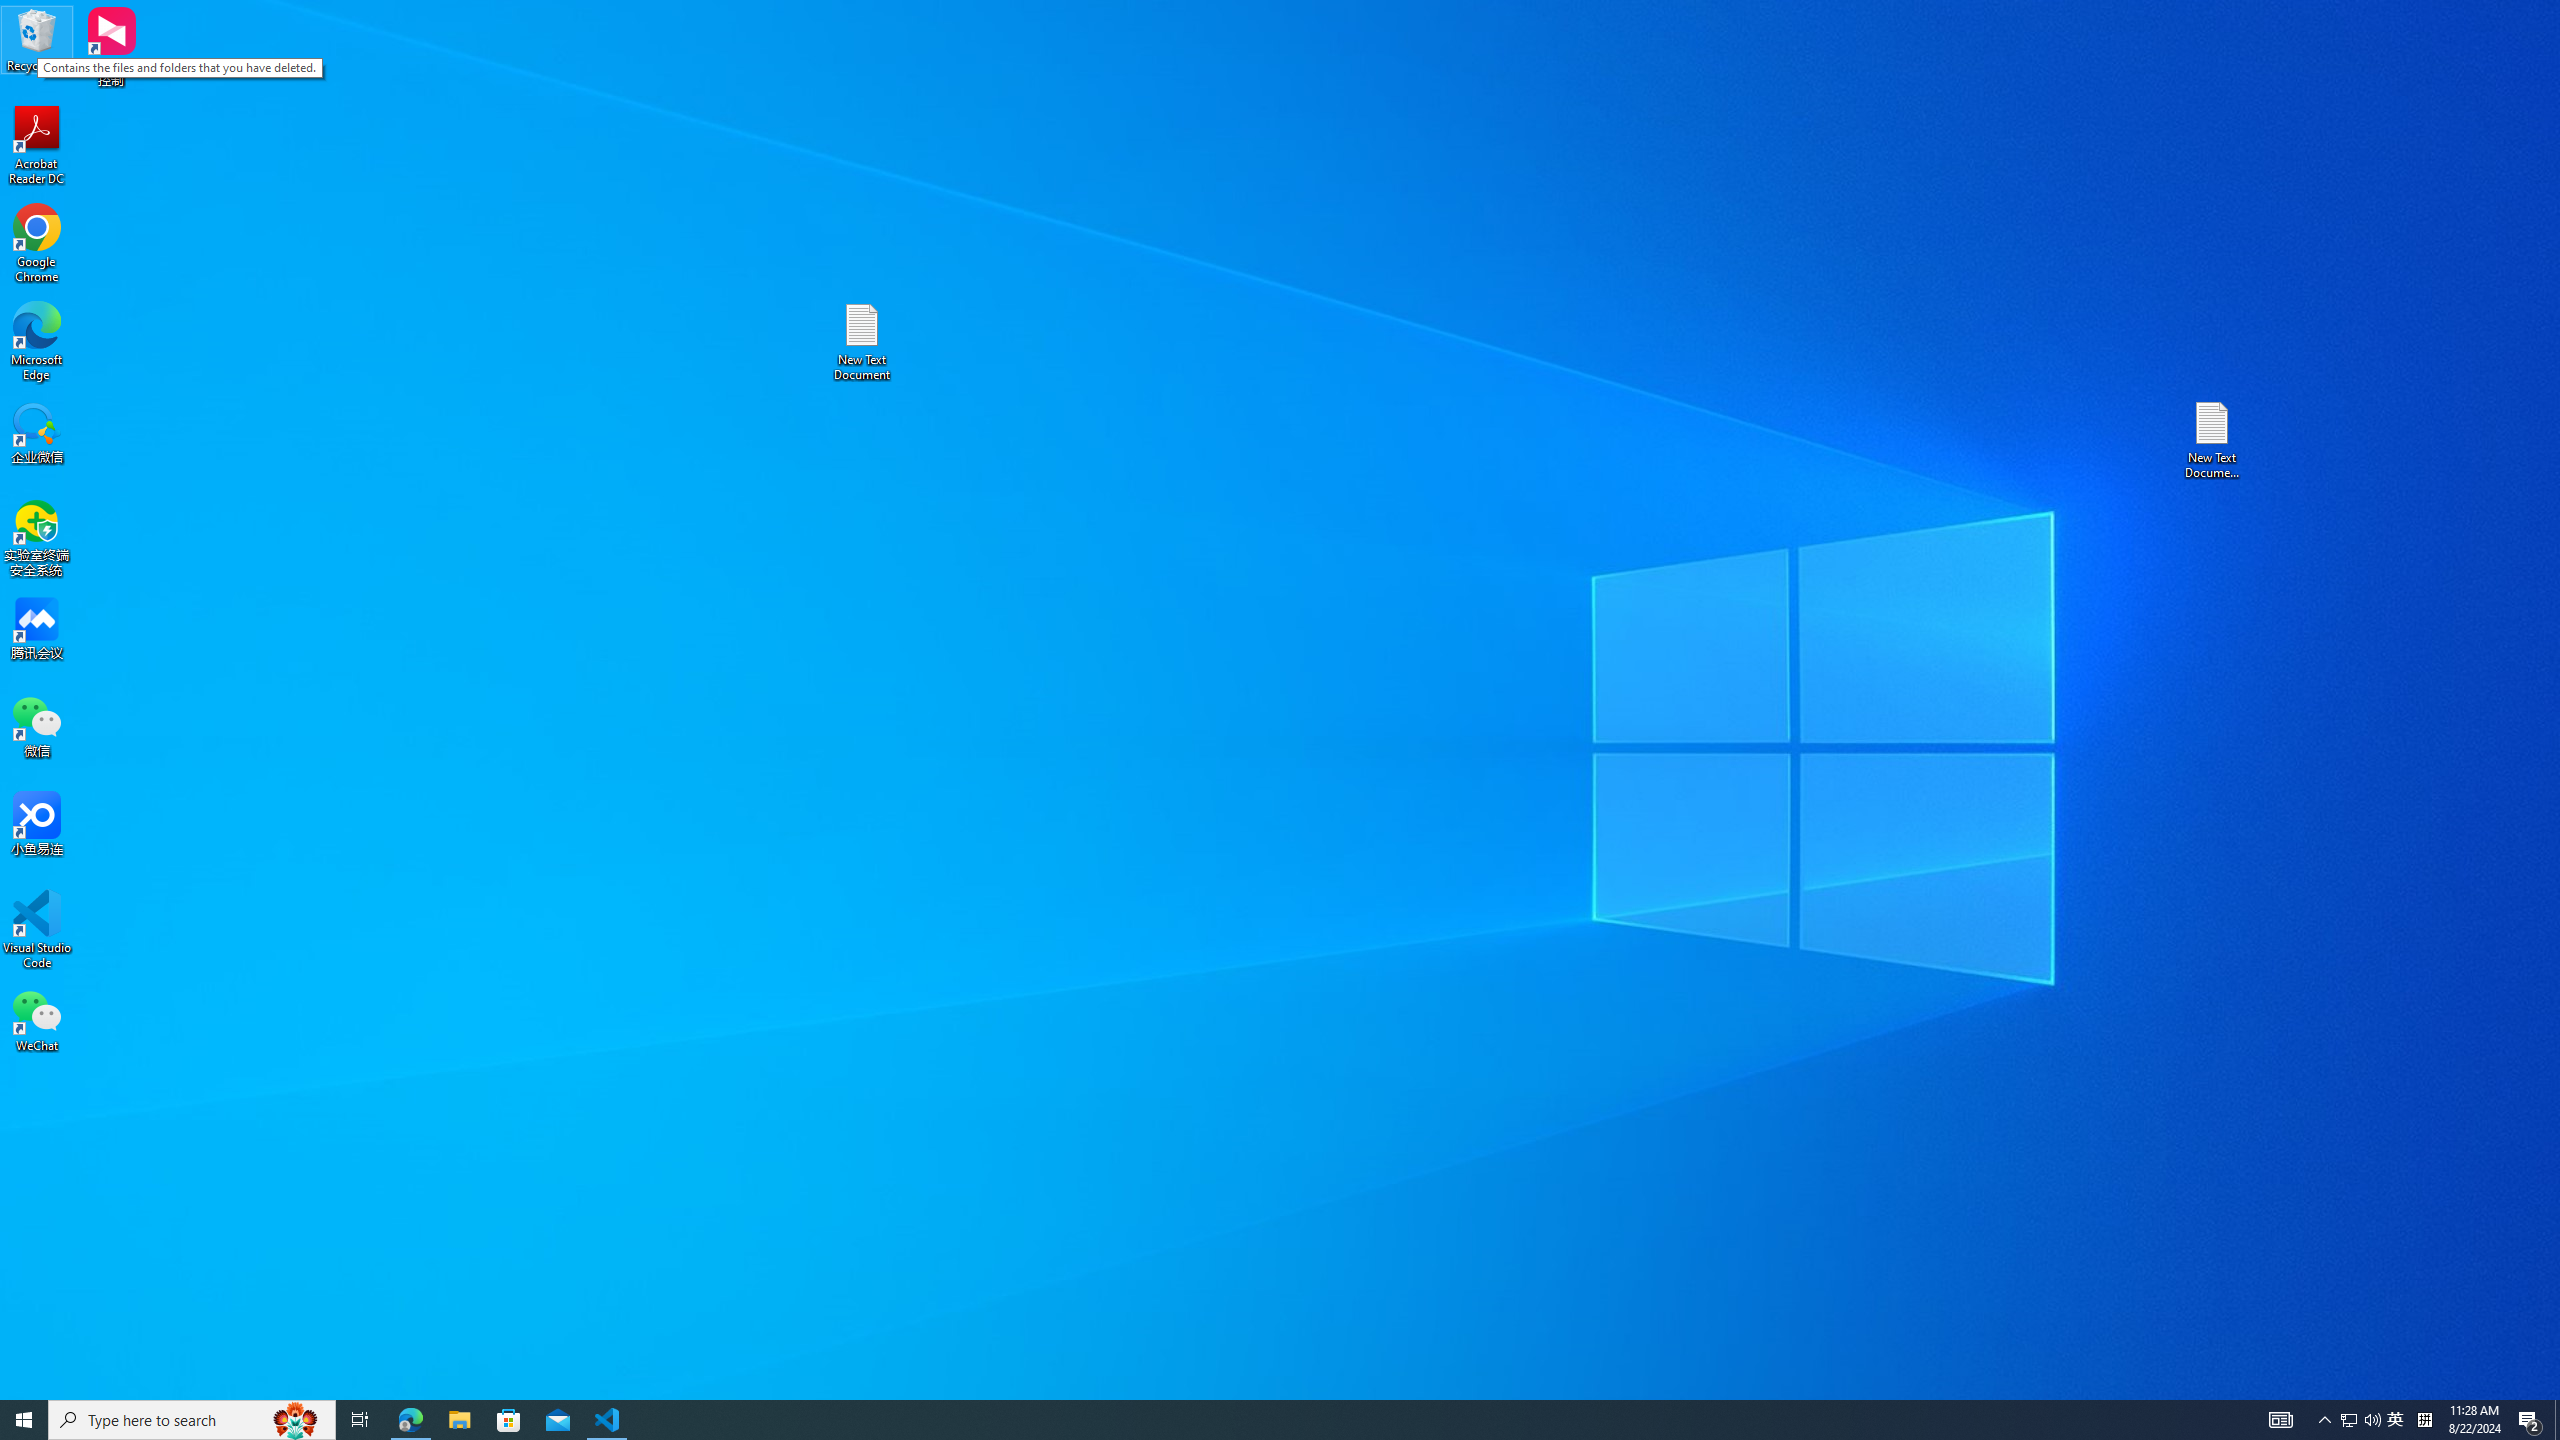 The image size is (2560, 1440). I want to click on 'Google Chrome', so click(36, 244).